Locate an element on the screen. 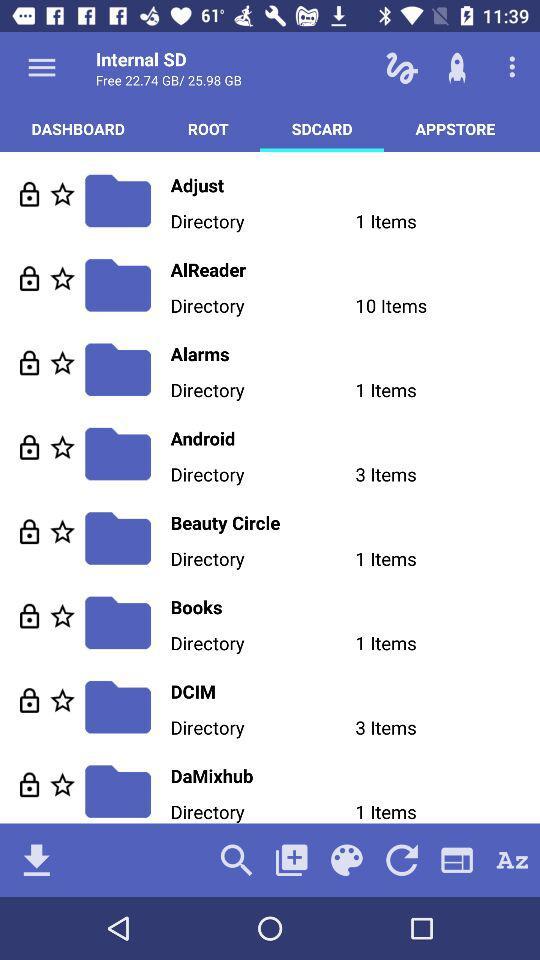 The width and height of the screenshot is (540, 960). favourite option is located at coordinates (62, 700).